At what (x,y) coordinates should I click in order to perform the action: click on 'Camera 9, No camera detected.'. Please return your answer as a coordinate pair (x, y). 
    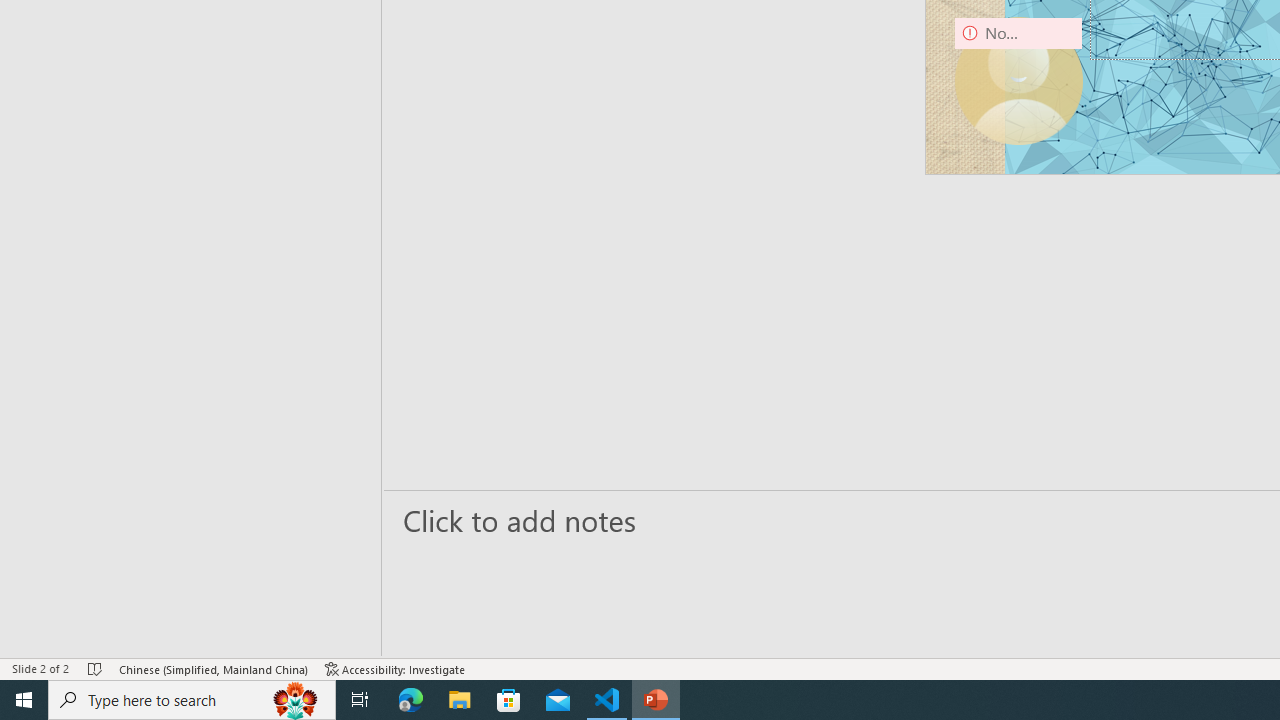
    Looking at the image, I should click on (1018, 80).